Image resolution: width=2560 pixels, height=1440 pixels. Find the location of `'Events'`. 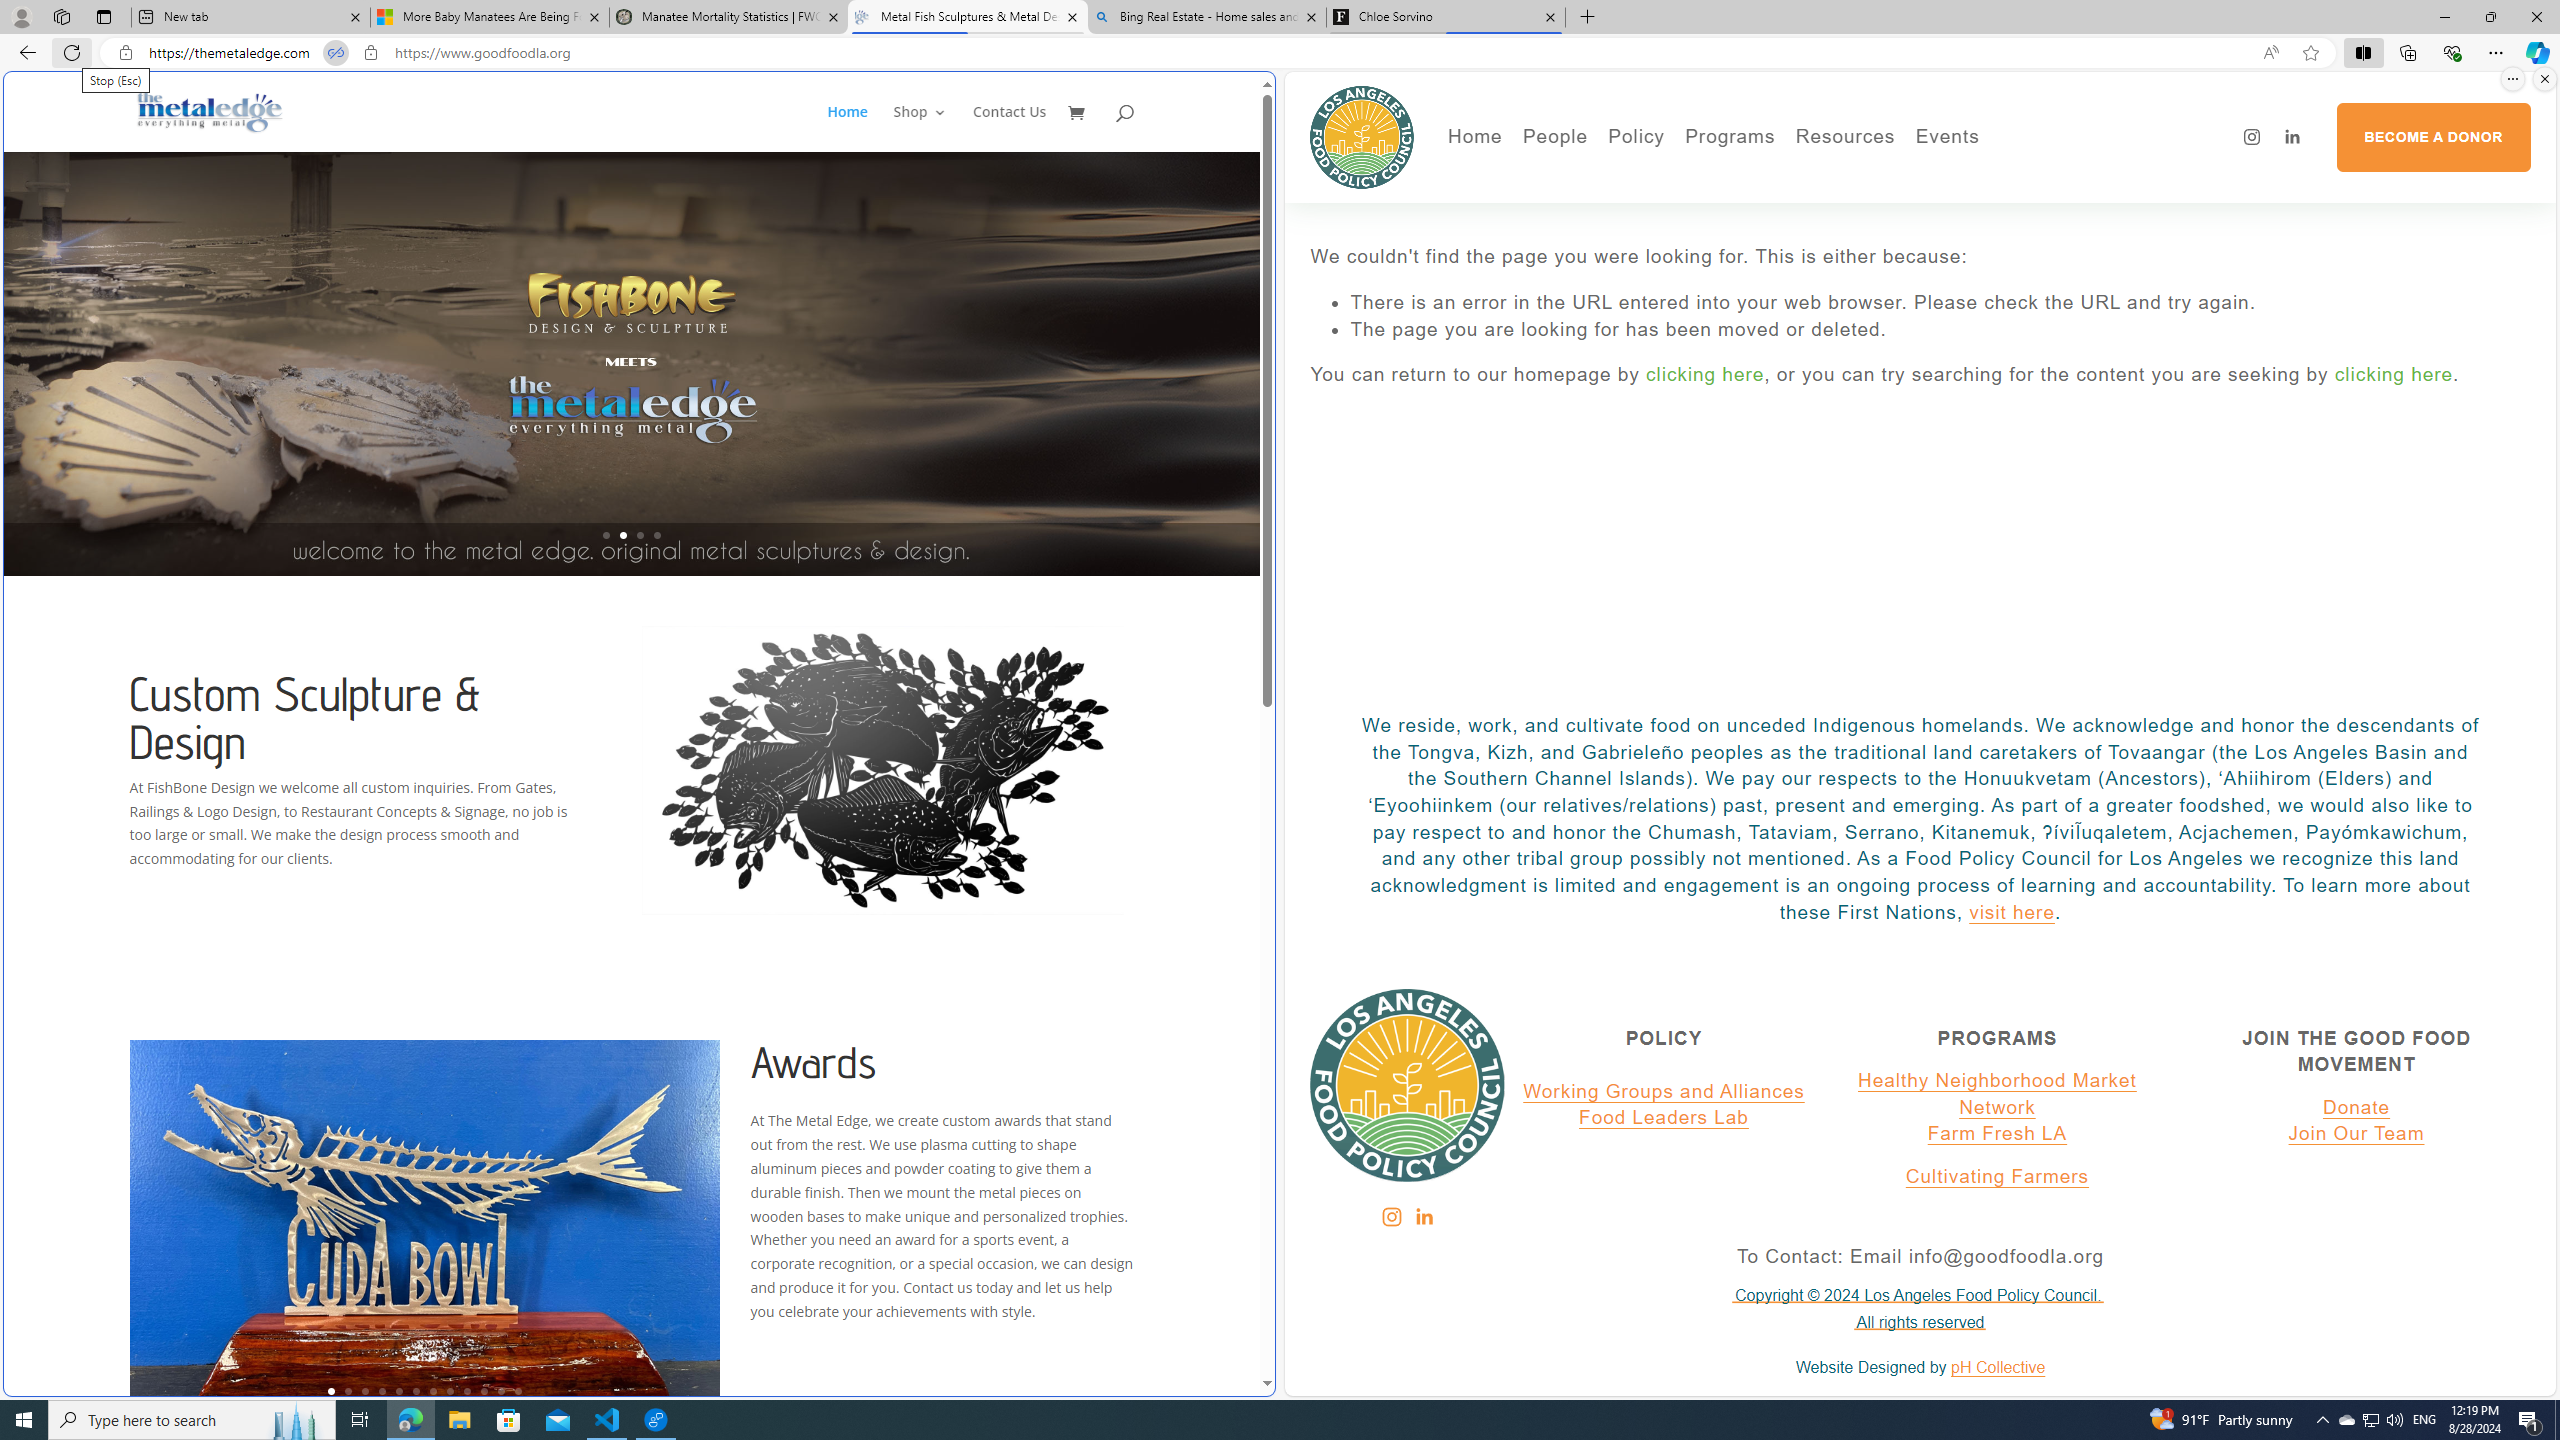

'Events' is located at coordinates (2015, 176).